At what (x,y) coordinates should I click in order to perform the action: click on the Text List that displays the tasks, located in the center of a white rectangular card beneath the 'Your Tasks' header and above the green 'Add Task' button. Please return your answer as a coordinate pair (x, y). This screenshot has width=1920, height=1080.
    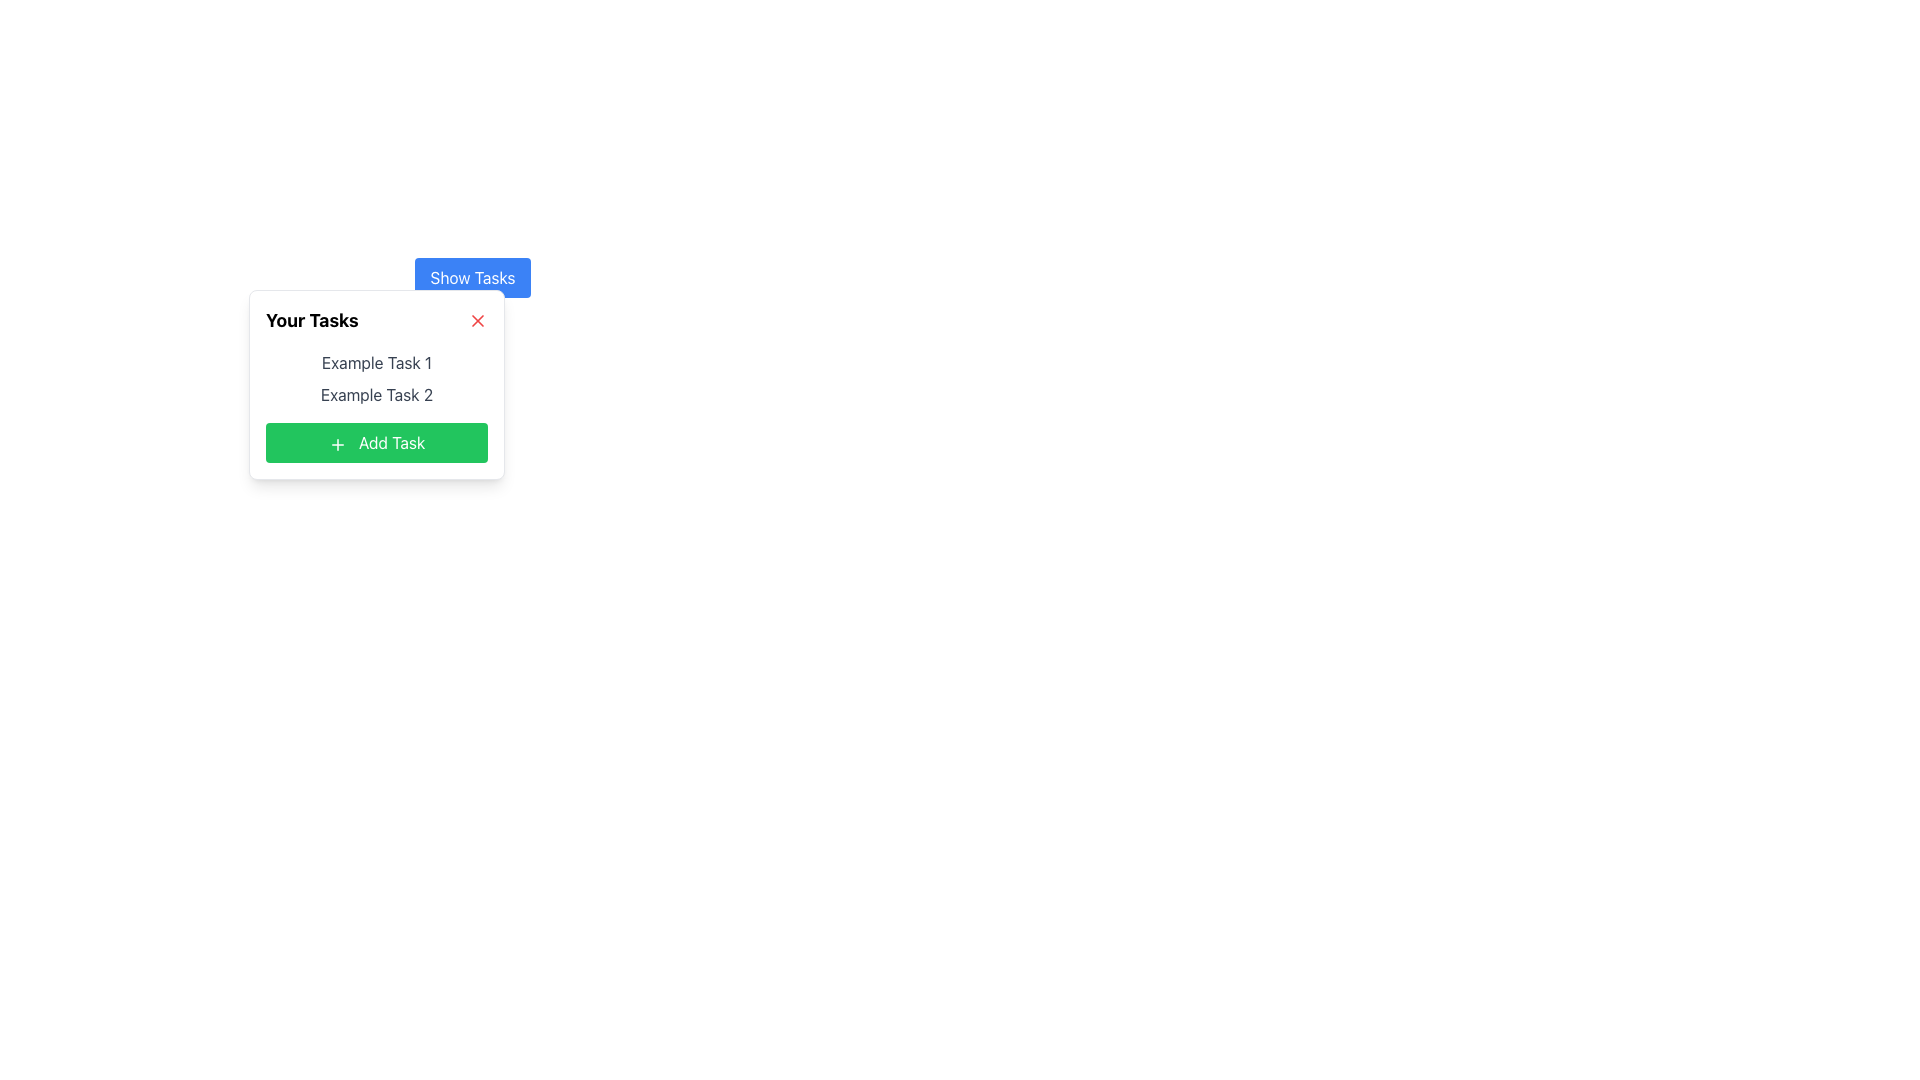
    Looking at the image, I should click on (377, 378).